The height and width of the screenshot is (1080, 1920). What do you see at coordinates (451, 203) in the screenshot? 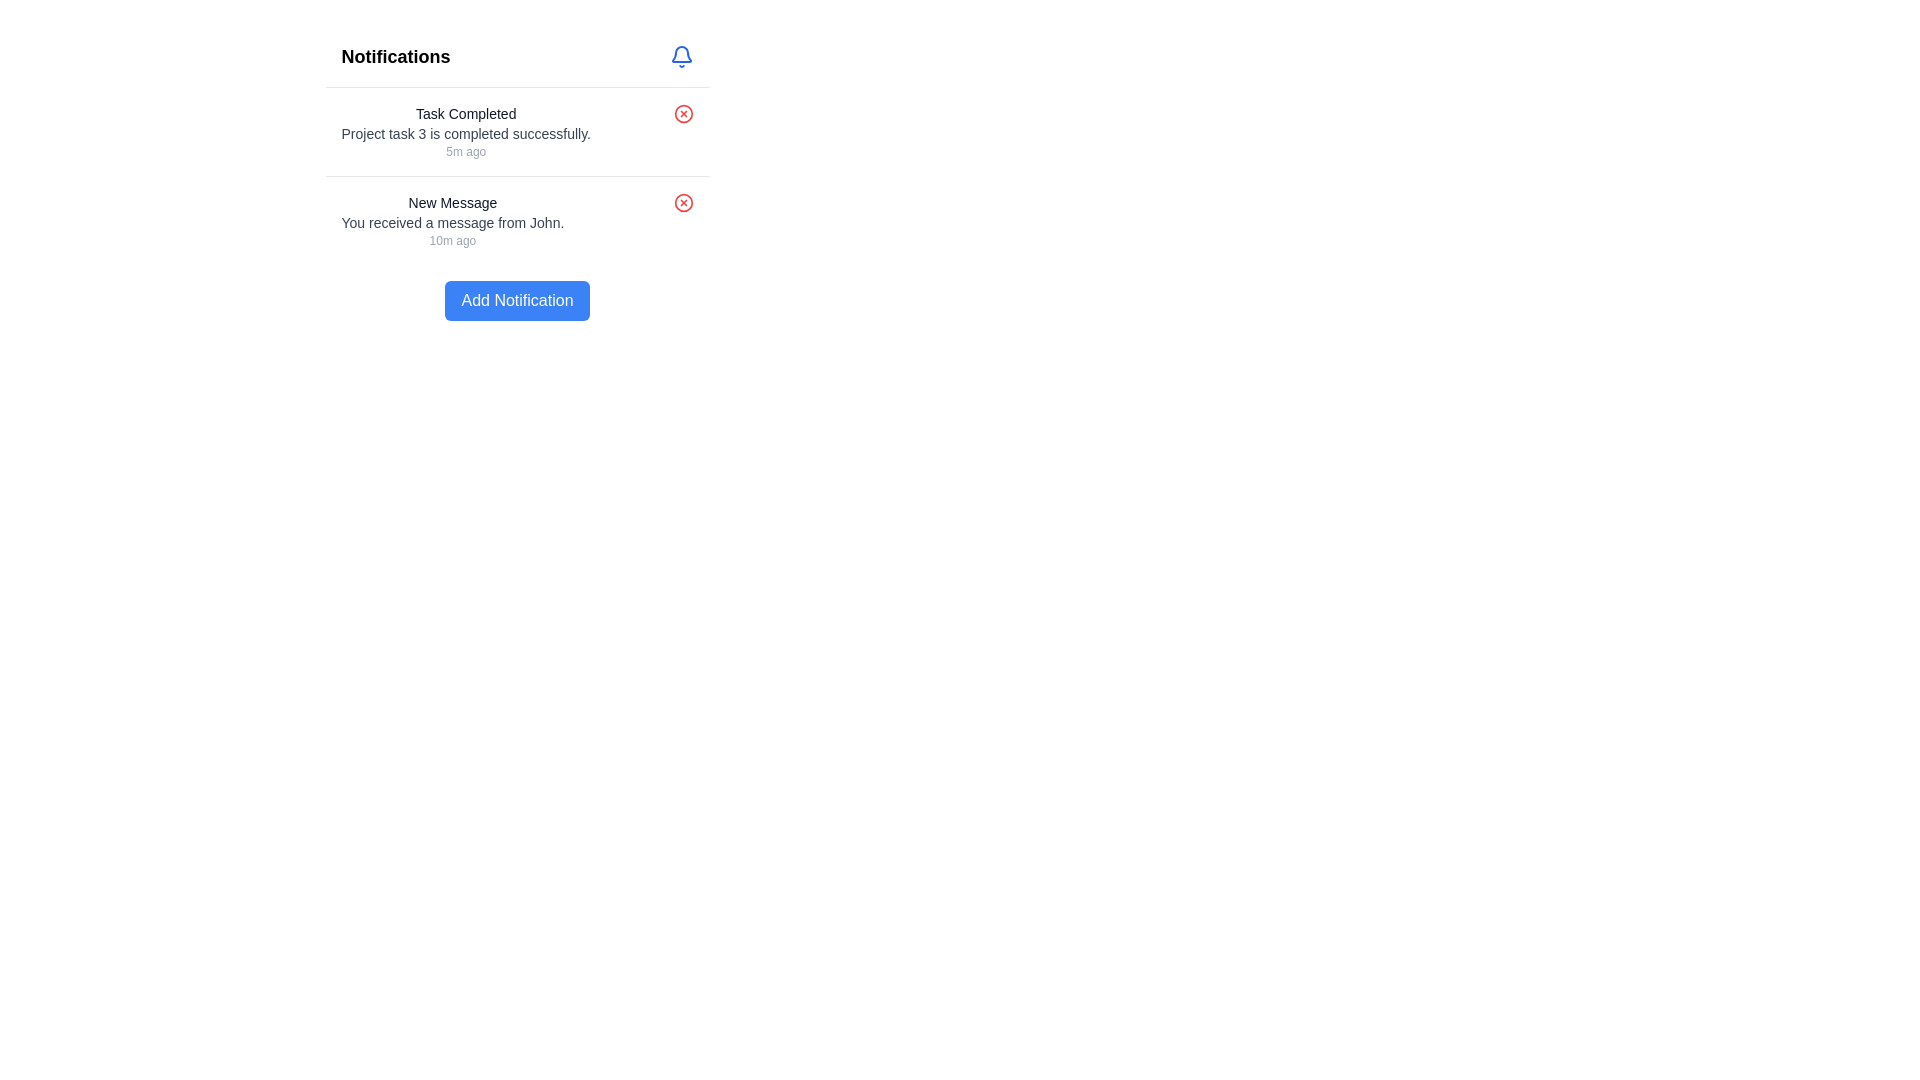
I see `the label that summarizes the notification titled 'New Message' located in the second notification item, positioned above the description 'You received a message from John.'` at bounding box center [451, 203].